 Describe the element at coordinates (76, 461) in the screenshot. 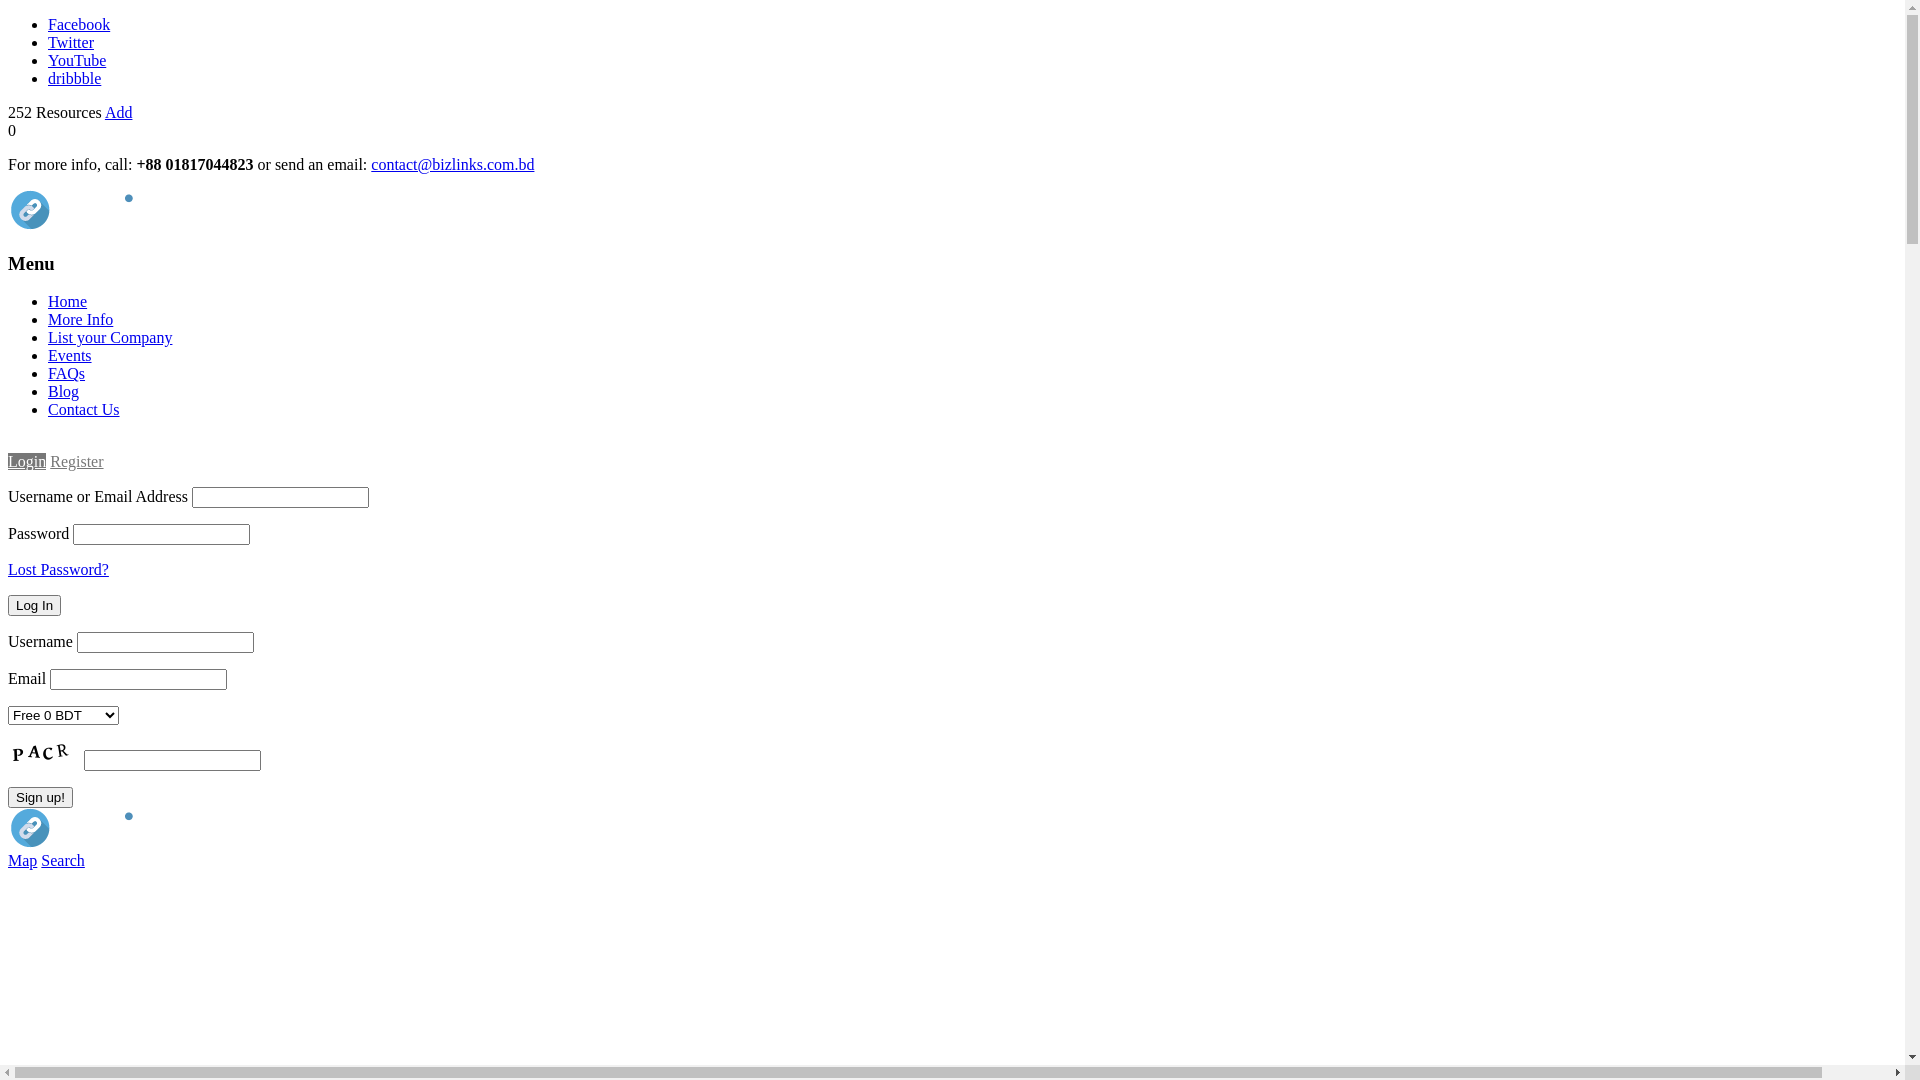

I see `'Register'` at that location.